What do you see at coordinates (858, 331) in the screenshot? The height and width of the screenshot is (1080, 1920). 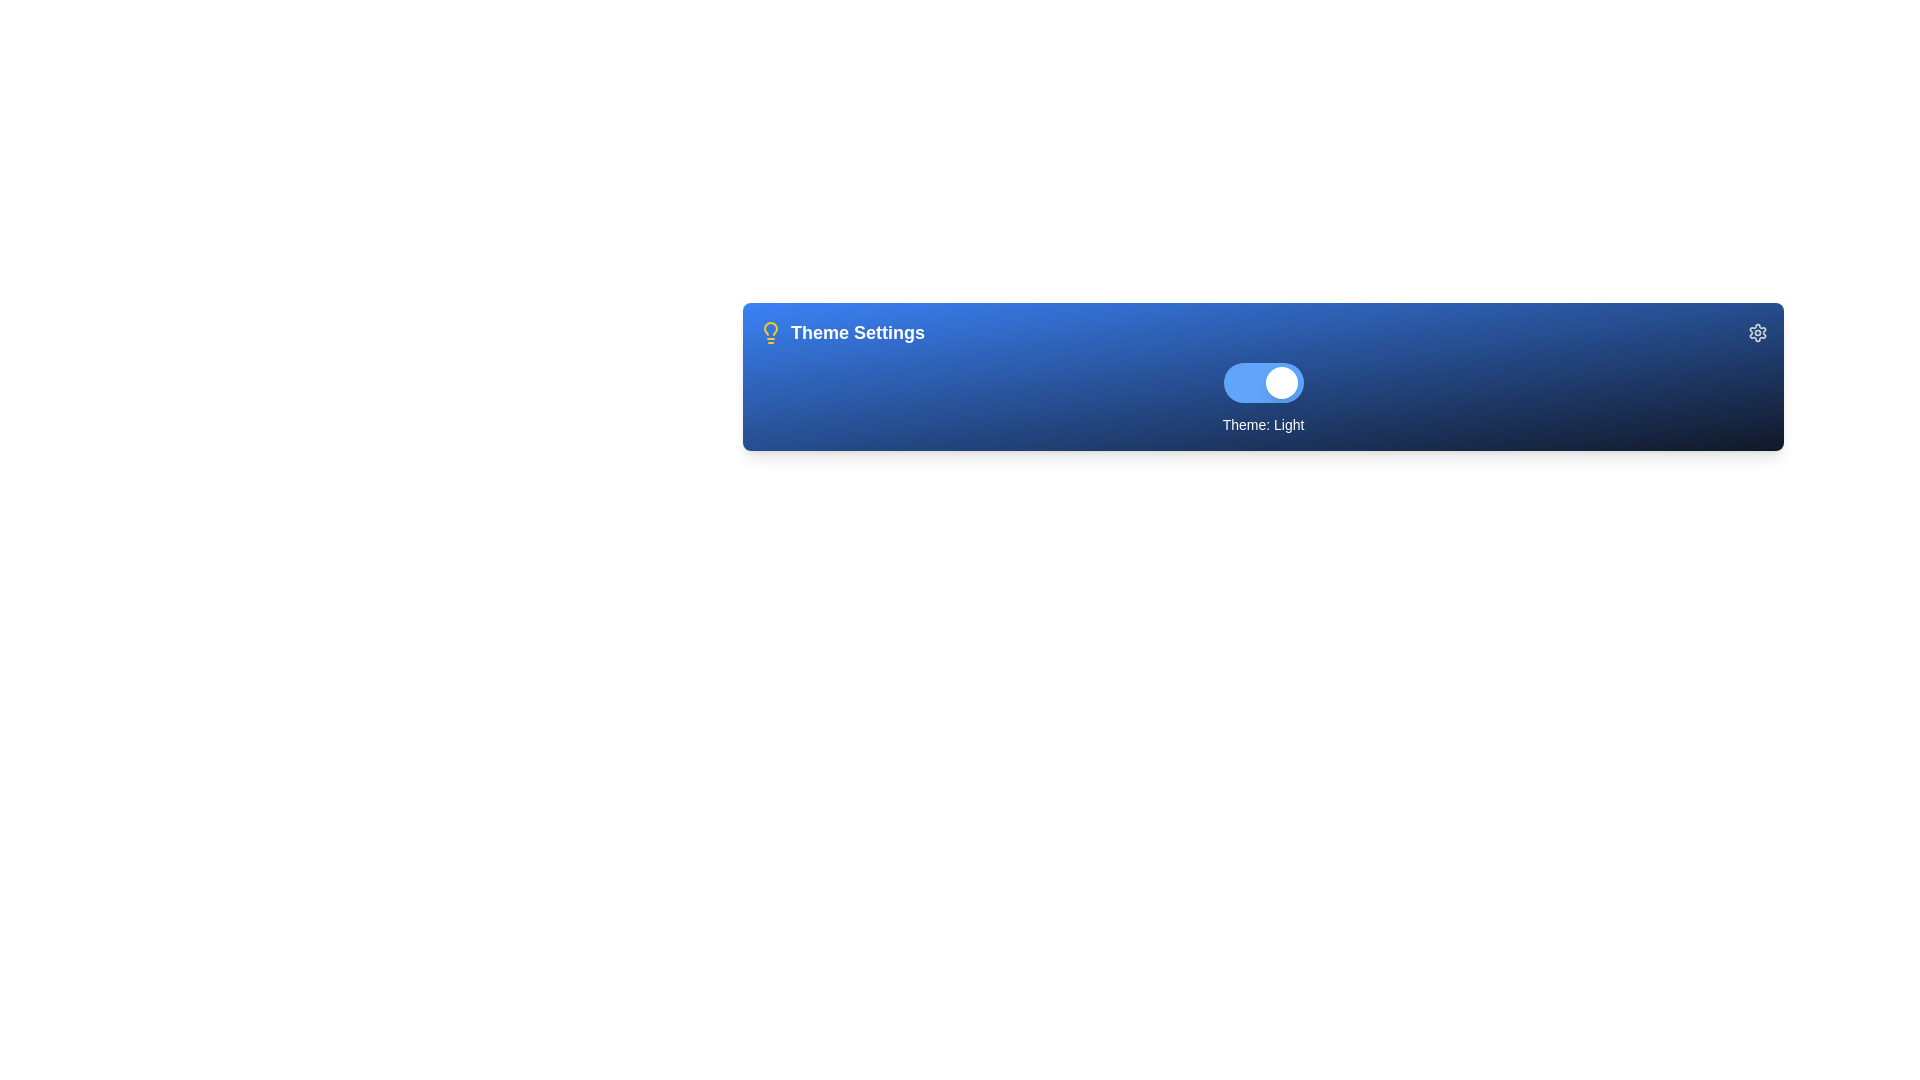 I see `text from the label indicating theme settings, which is located to the immediate right of a lightbulb icon in the blue section` at bounding box center [858, 331].